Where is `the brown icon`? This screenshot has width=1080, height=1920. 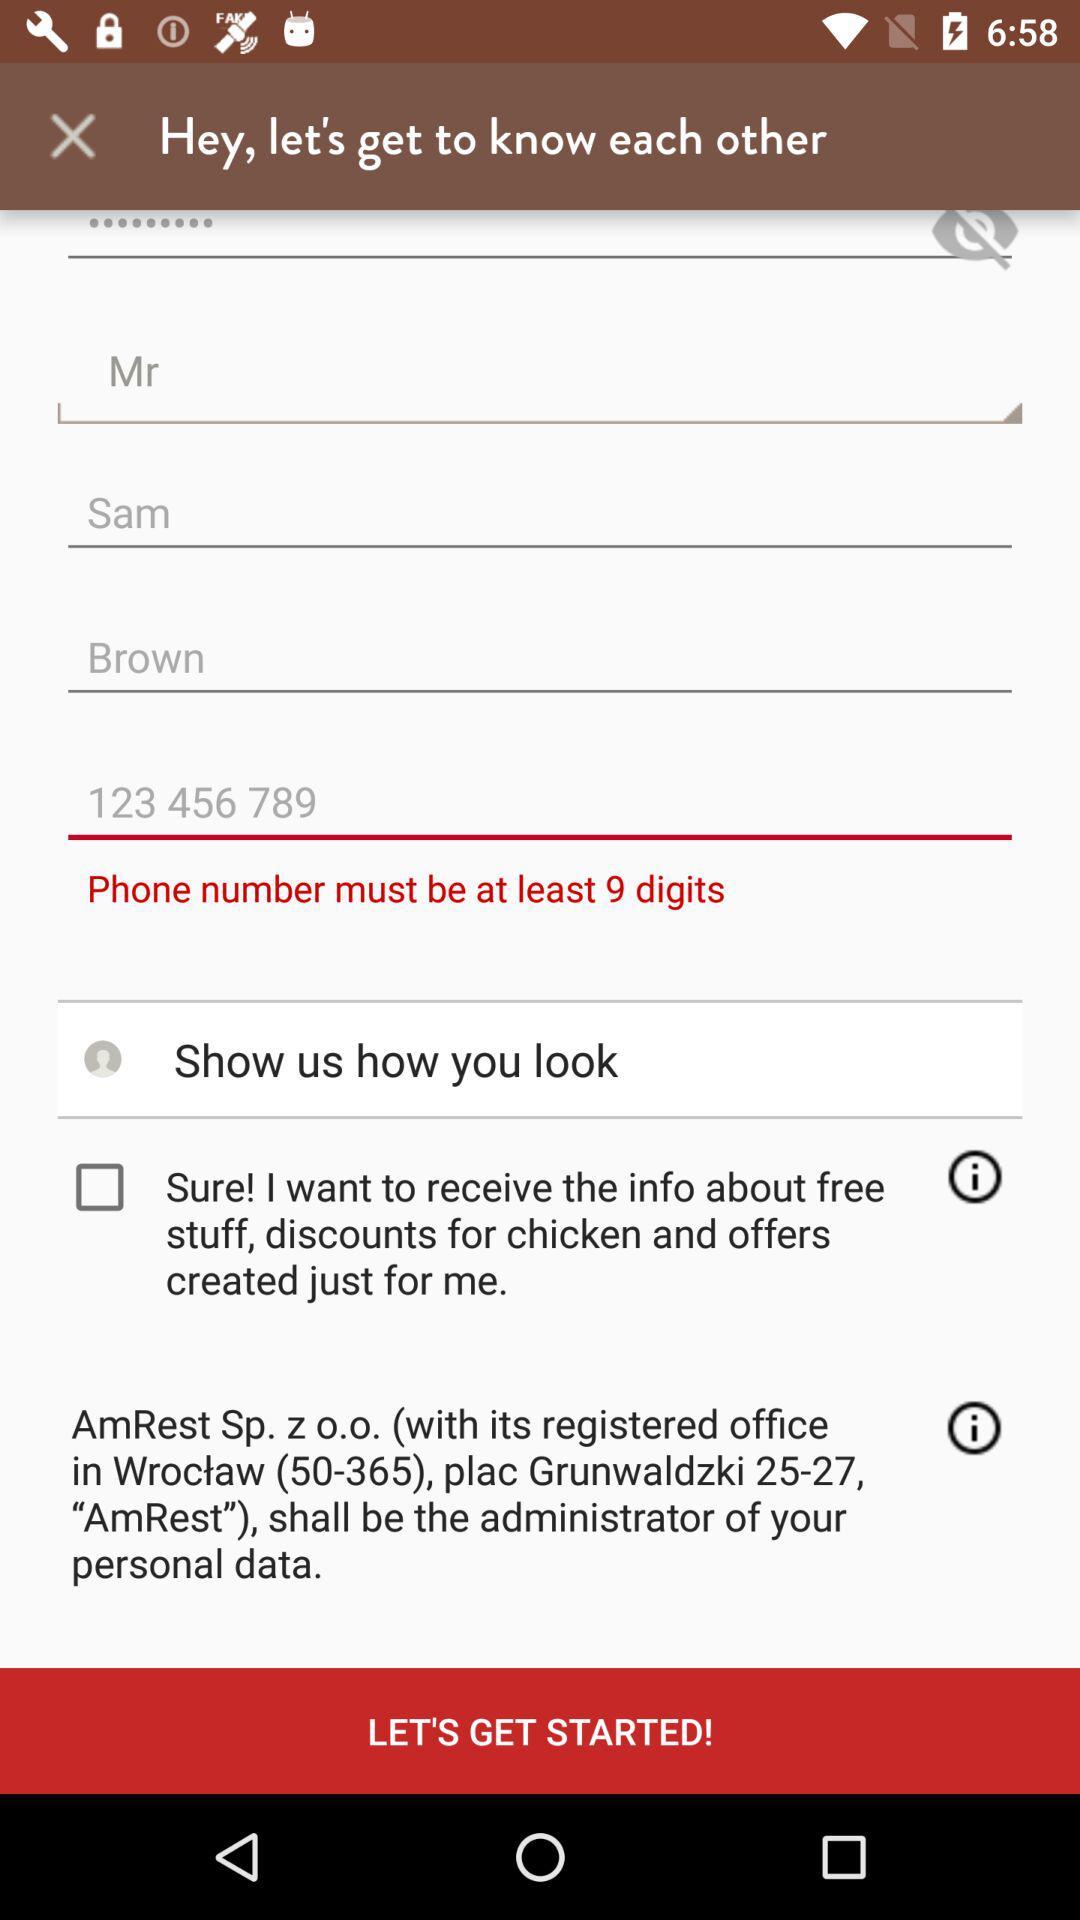 the brown icon is located at coordinates (540, 640).